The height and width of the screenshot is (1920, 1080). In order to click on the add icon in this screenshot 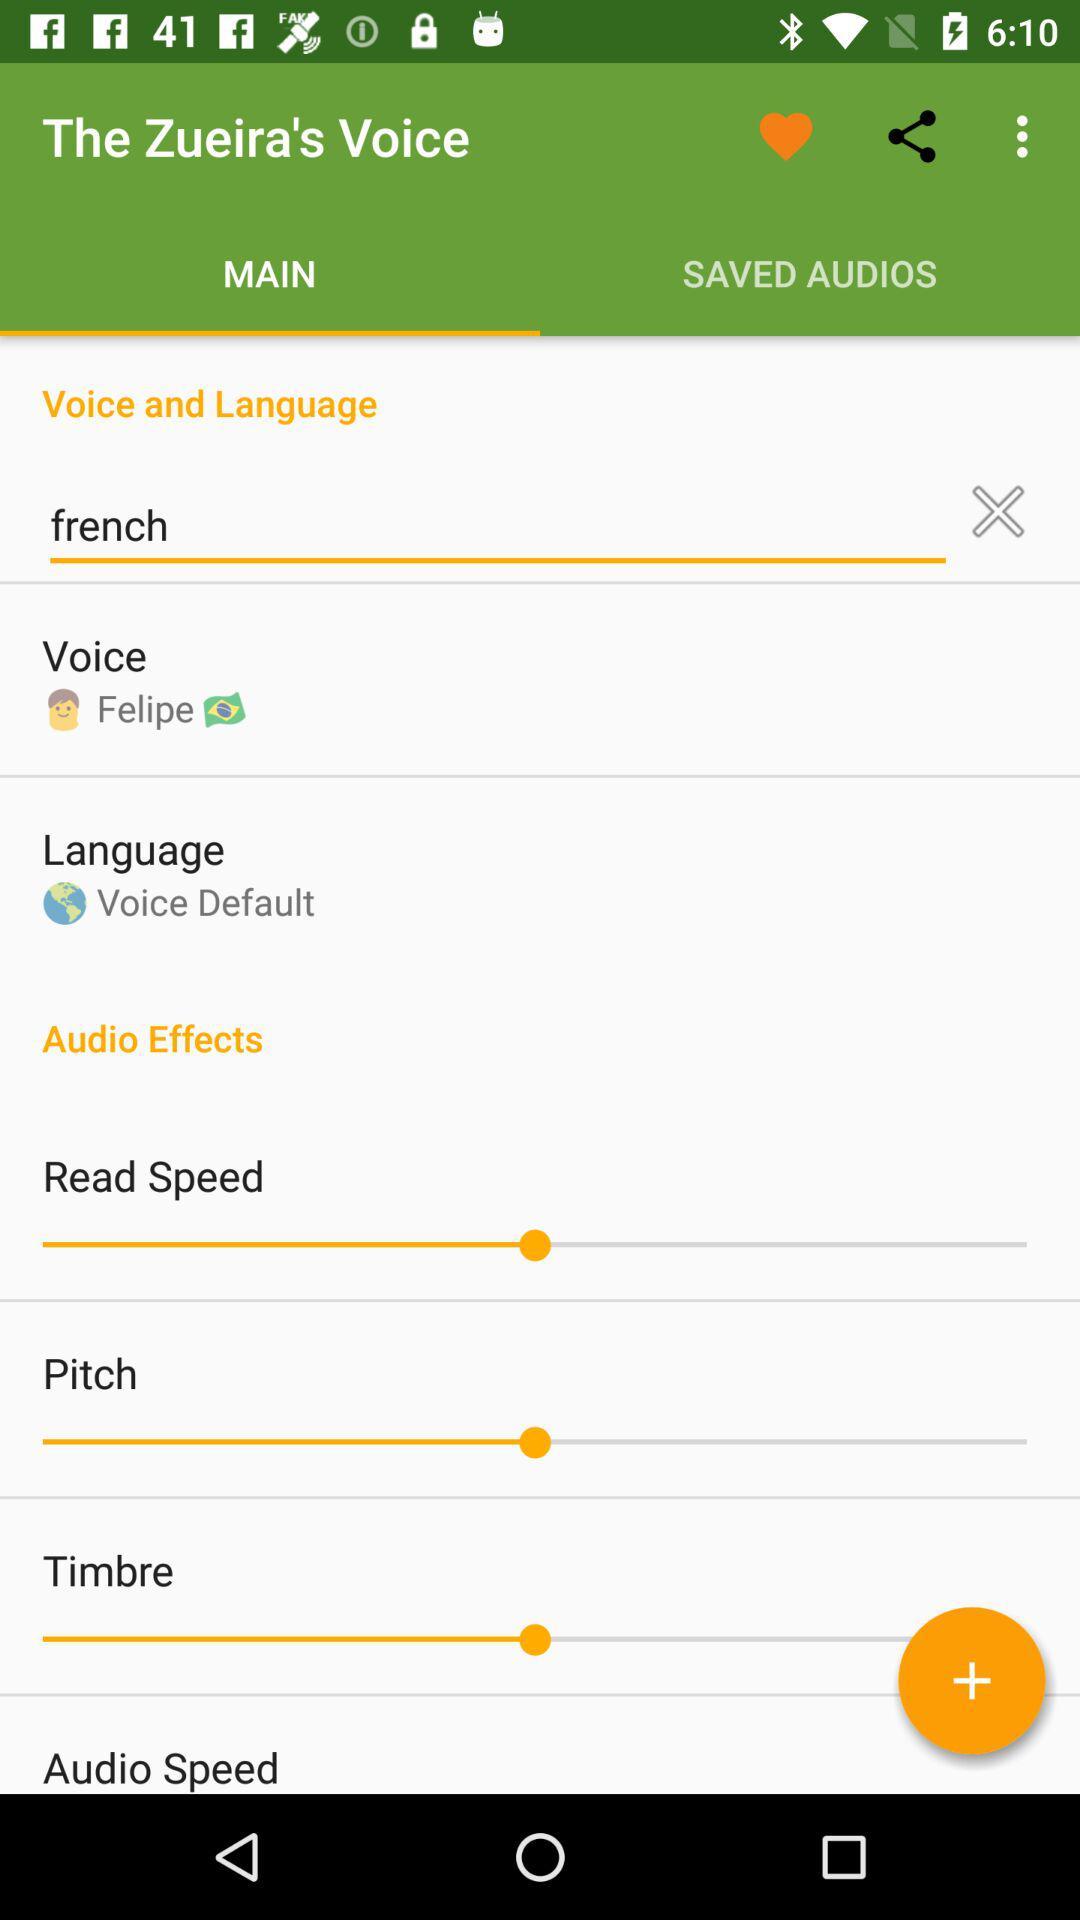, I will do `click(971, 1680)`.